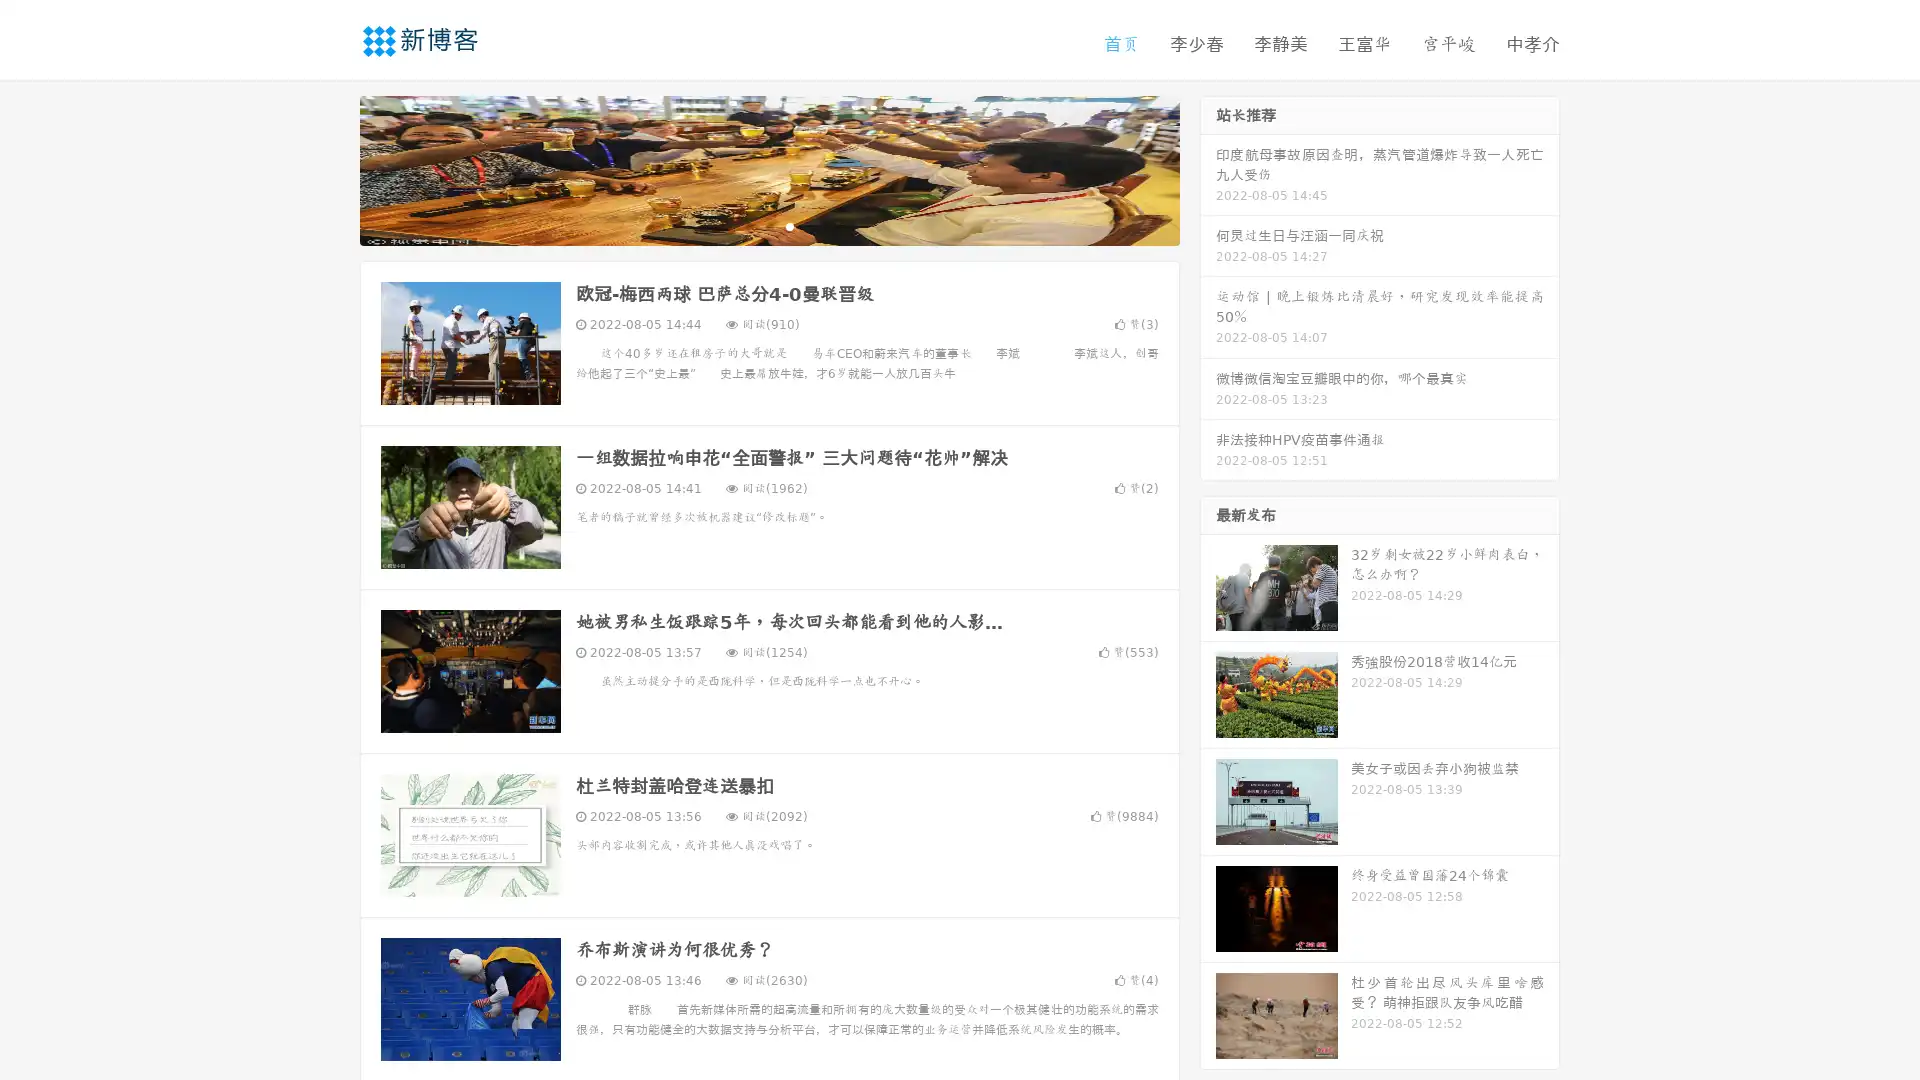  What do you see at coordinates (748, 225) in the screenshot?
I see `Go to slide 1` at bounding box center [748, 225].